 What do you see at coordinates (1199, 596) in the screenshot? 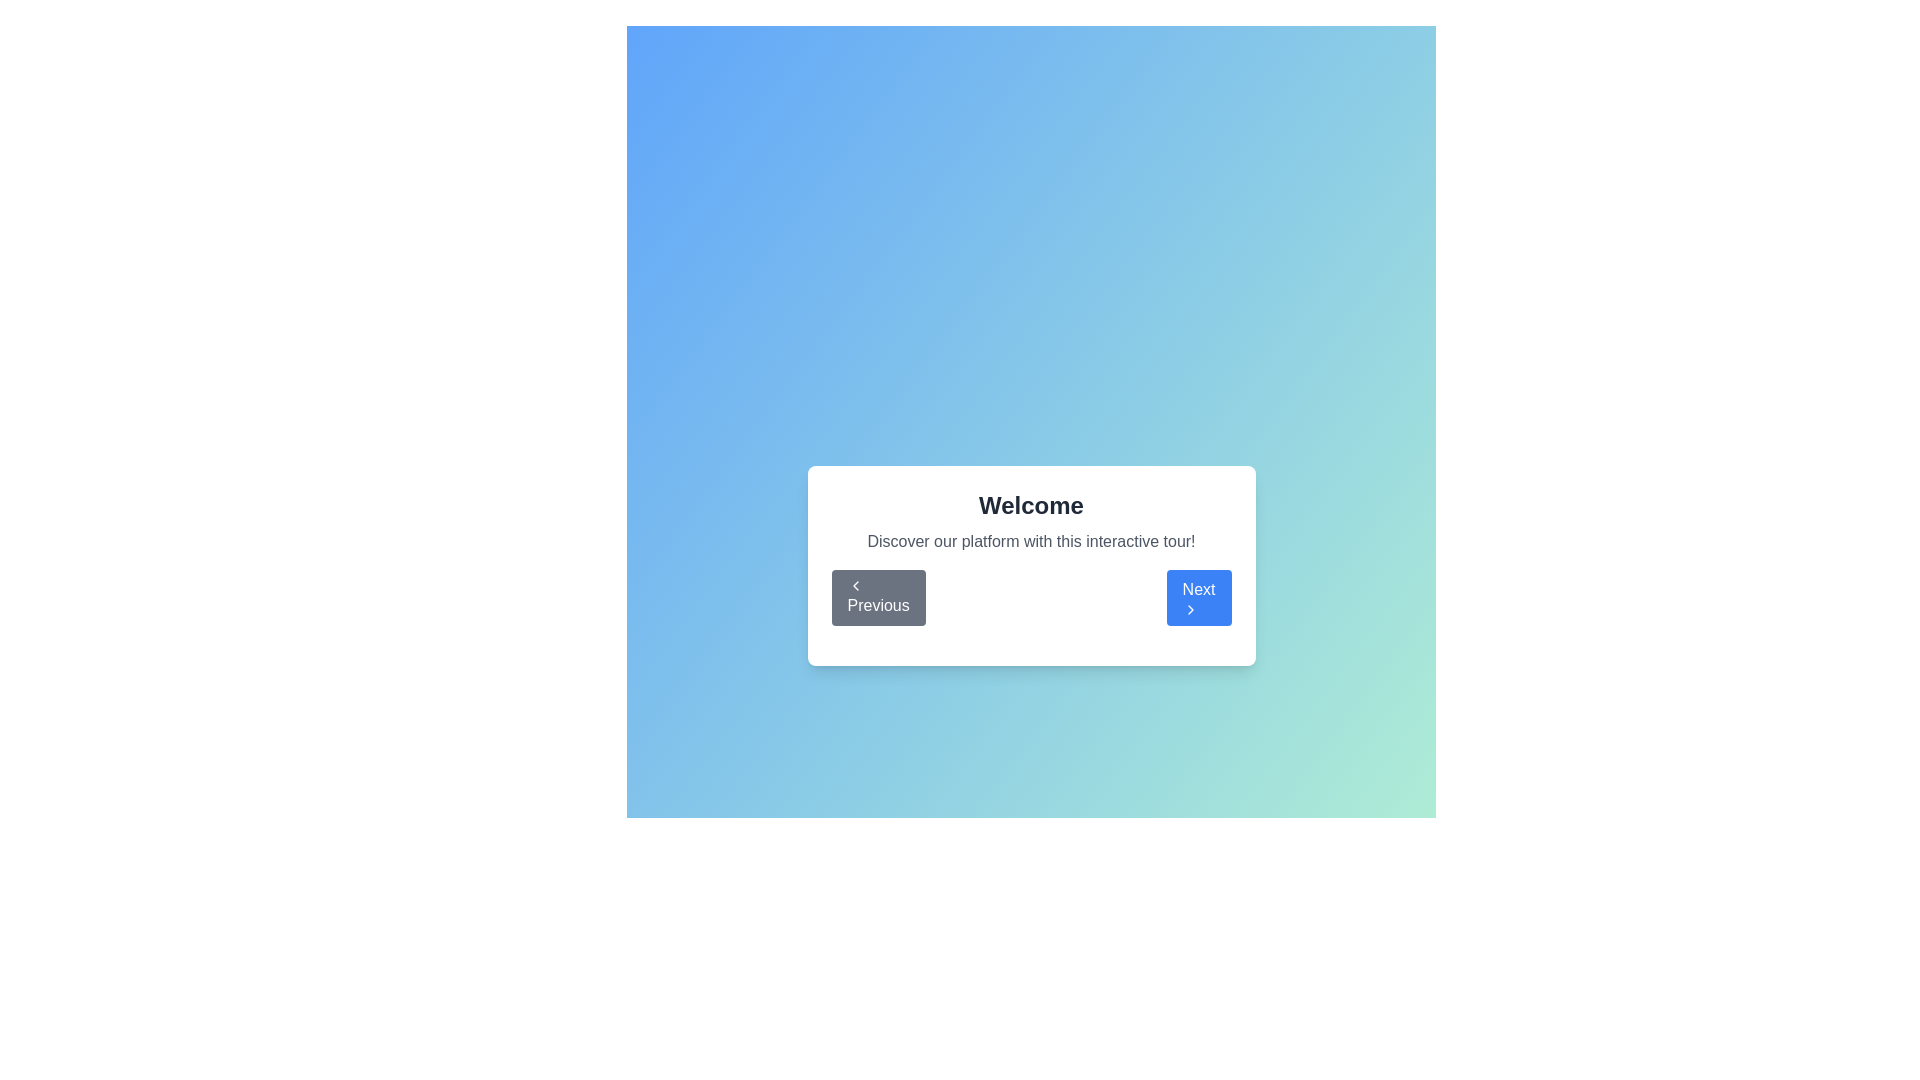
I see `the 'Next' button, which is a rectangular button with a blue gradient and white text, to proceed` at bounding box center [1199, 596].